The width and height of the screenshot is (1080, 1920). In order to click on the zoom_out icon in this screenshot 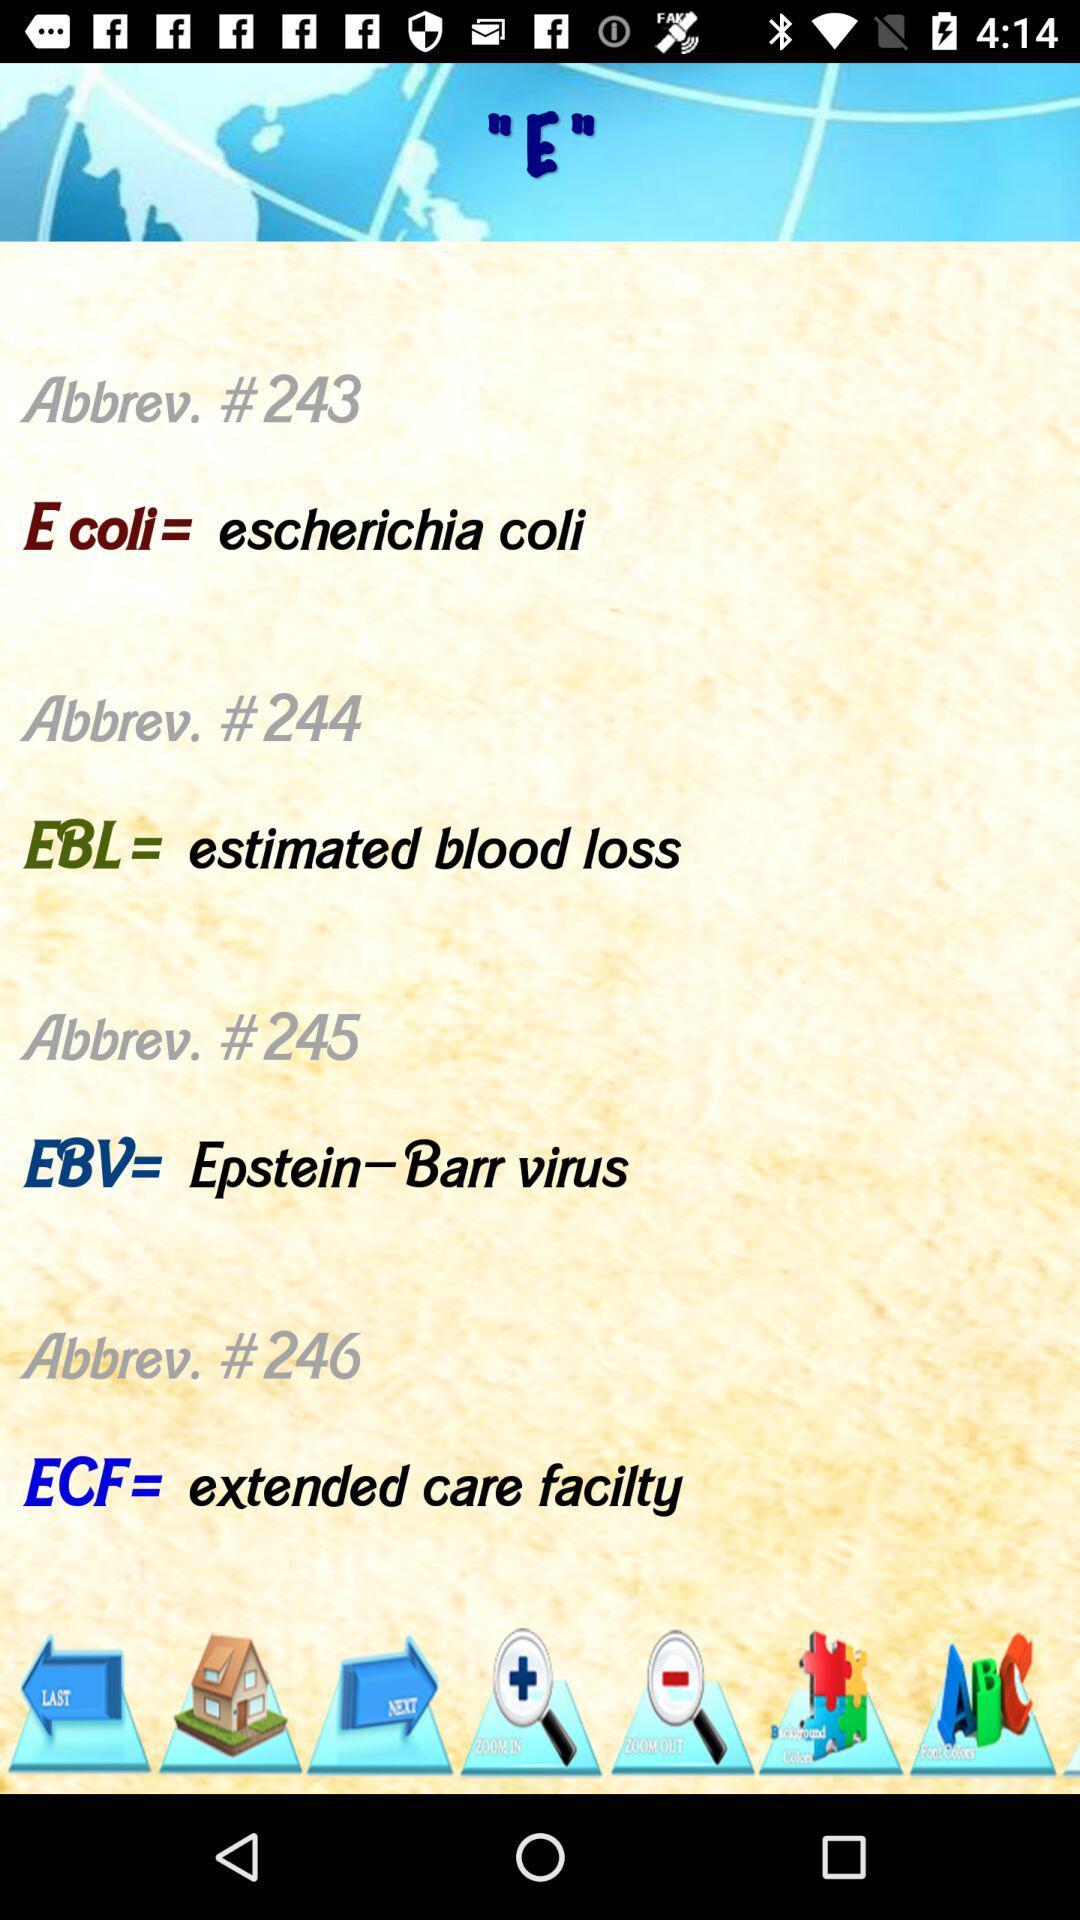, I will do `click(680, 1702)`.